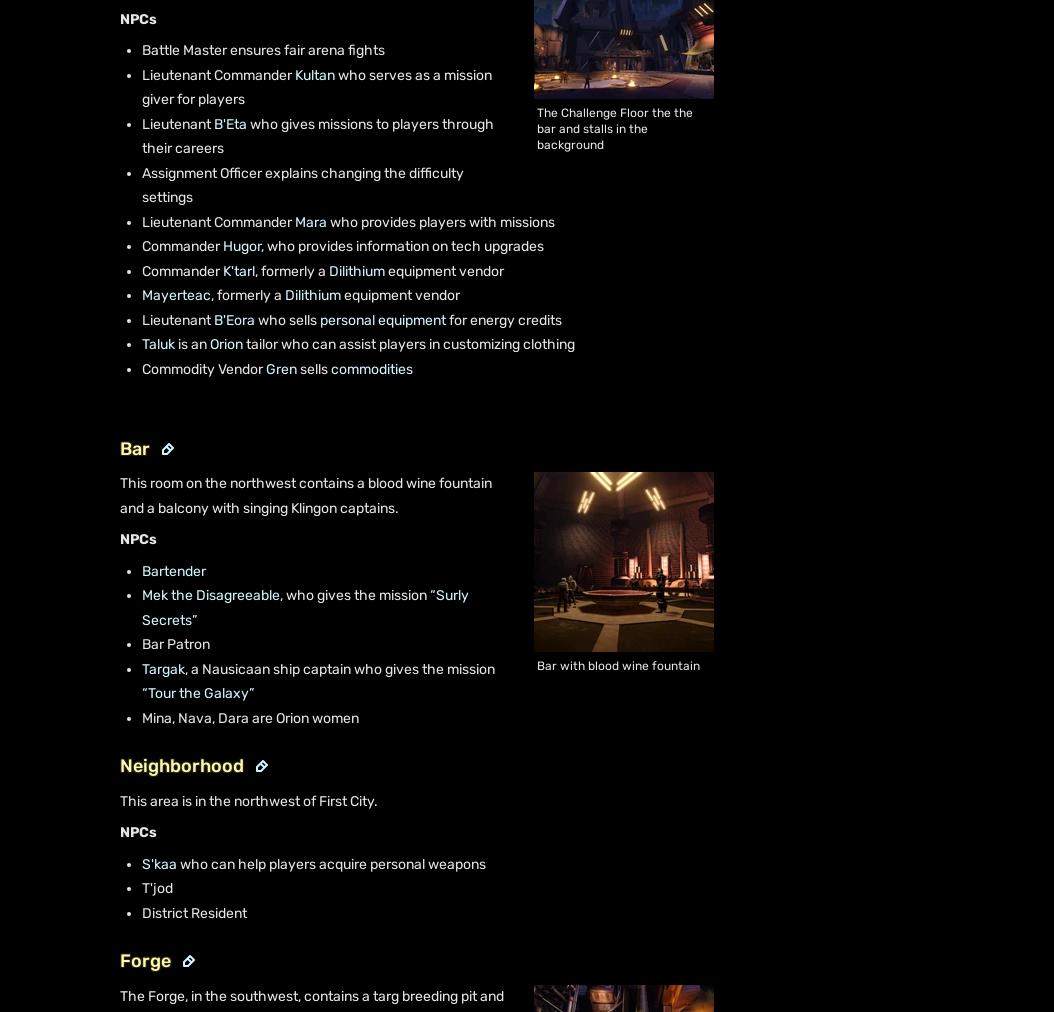 The height and width of the screenshot is (1012, 1054). What do you see at coordinates (622, 144) in the screenshot?
I see `'Do Not Sell or Share My Personal Information'` at bounding box center [622, 144].